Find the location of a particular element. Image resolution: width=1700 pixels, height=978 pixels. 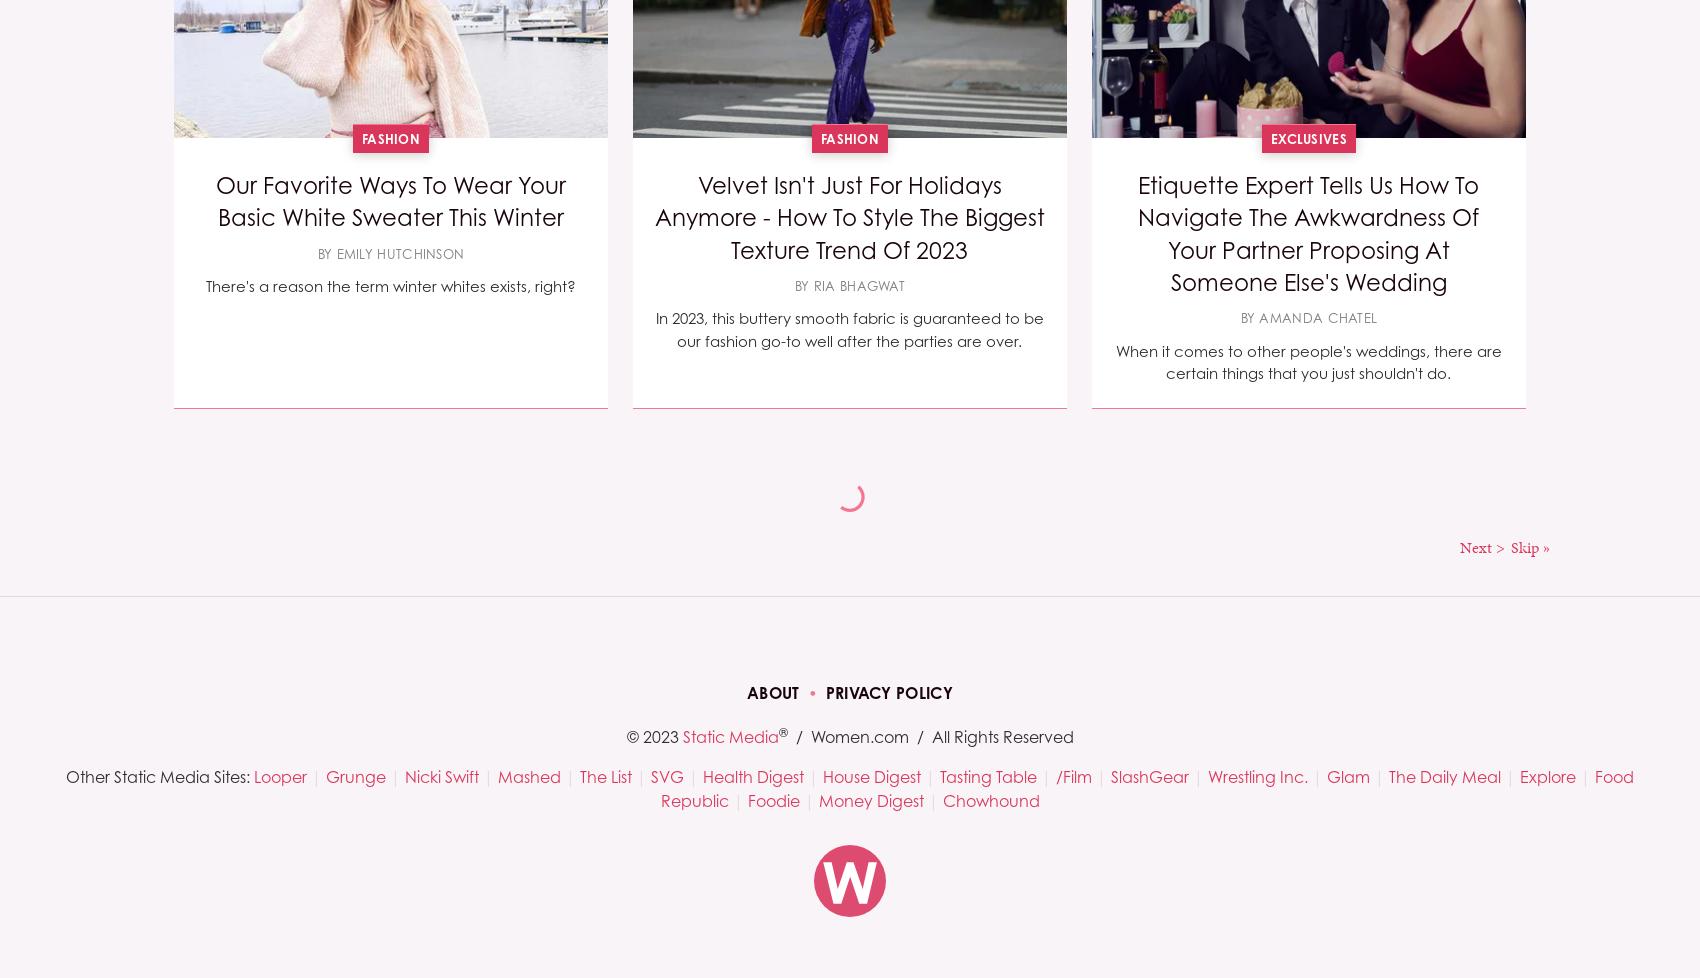

'If your routine calls for several different products, it's important to make sure you're maximizing their benefits.' is located at coordinates (661, 846).